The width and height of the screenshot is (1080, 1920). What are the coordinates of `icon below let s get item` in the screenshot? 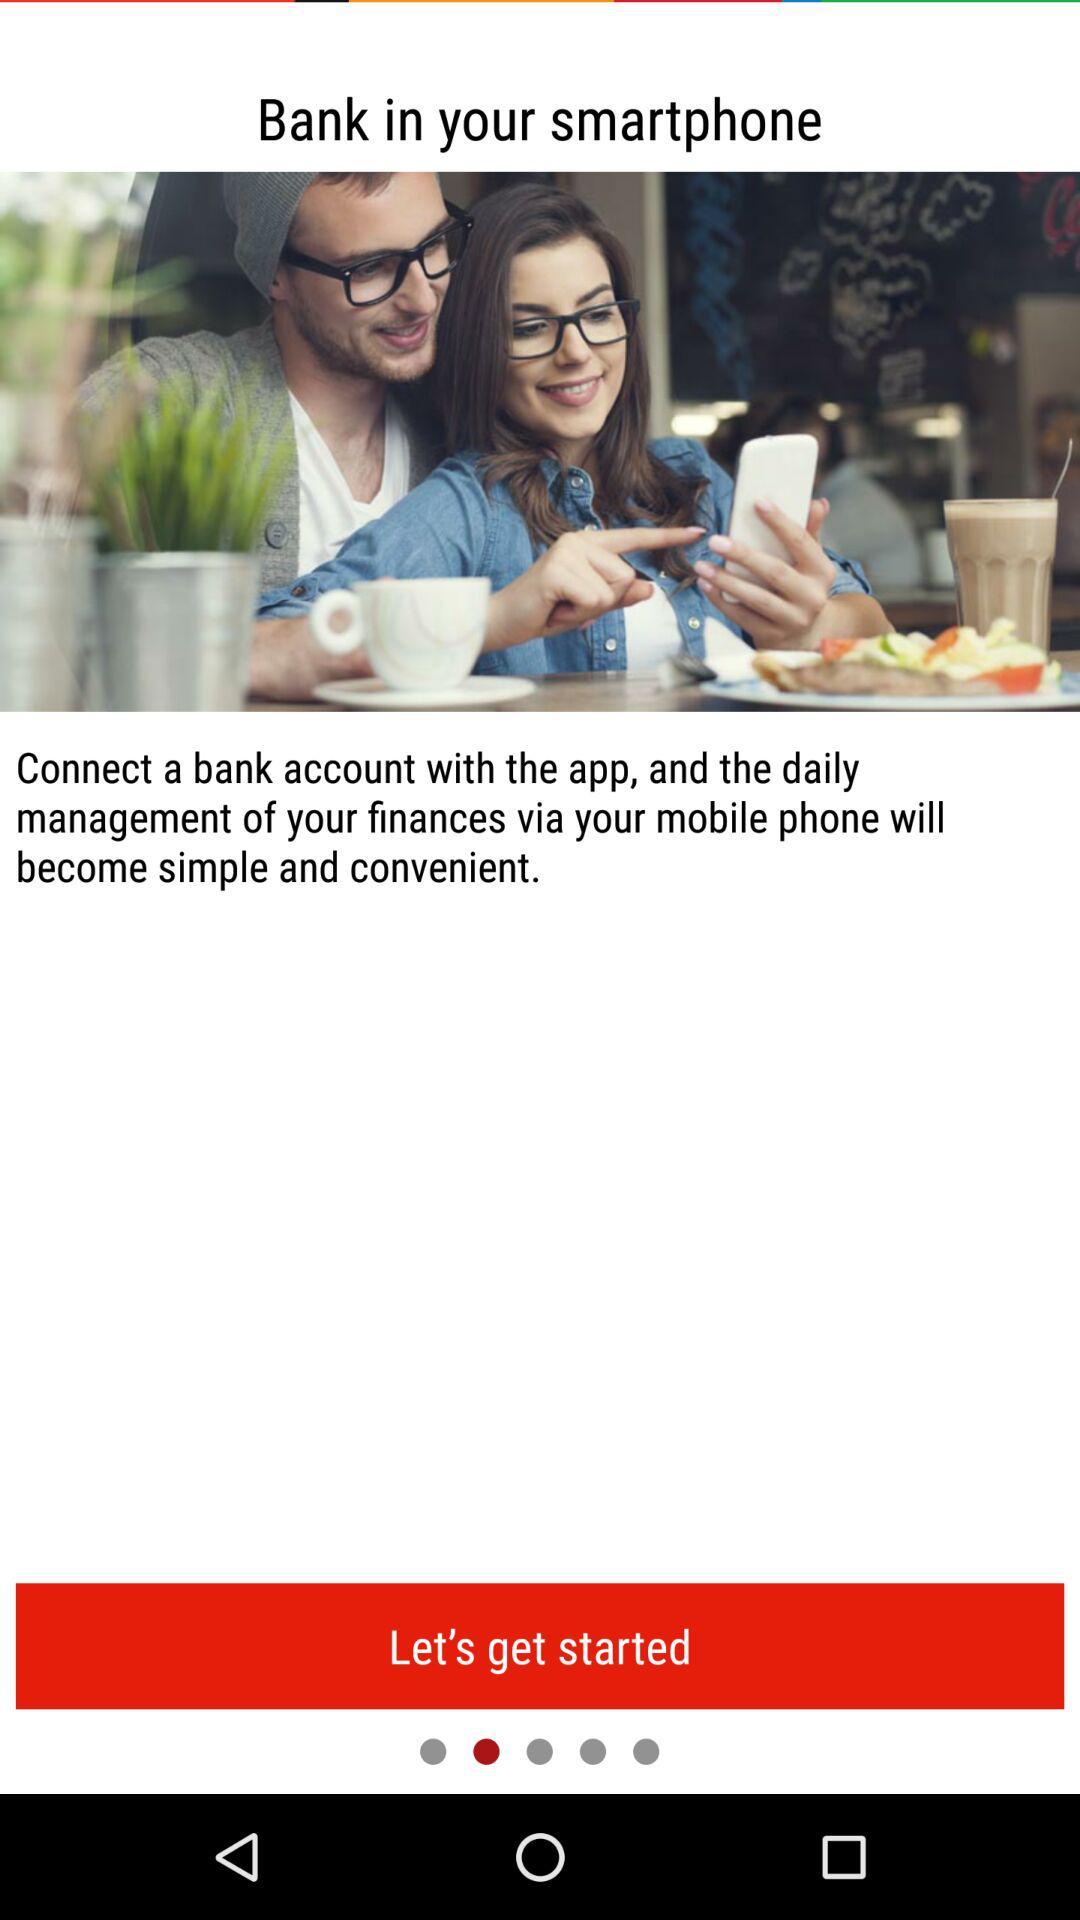 It's located at (538, 1750).